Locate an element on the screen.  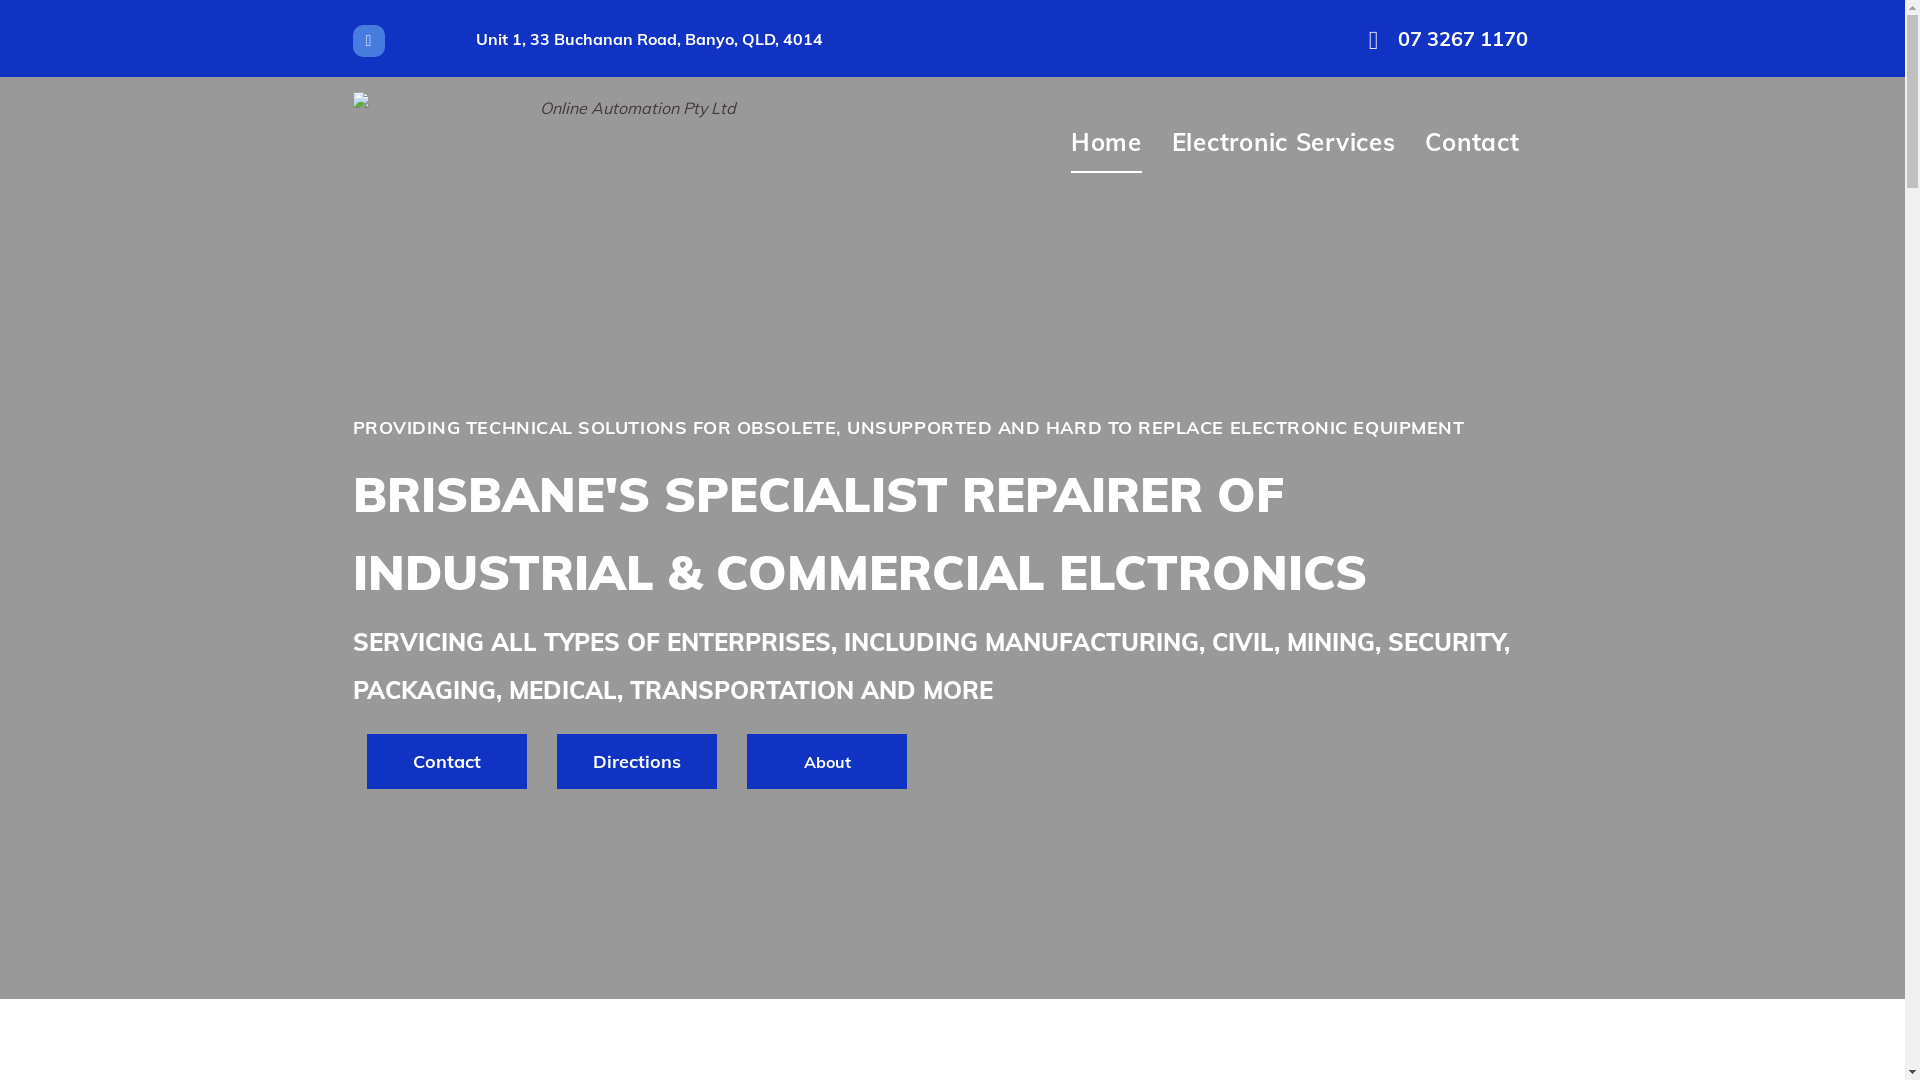
'About' is located at coordinates (746, 761).